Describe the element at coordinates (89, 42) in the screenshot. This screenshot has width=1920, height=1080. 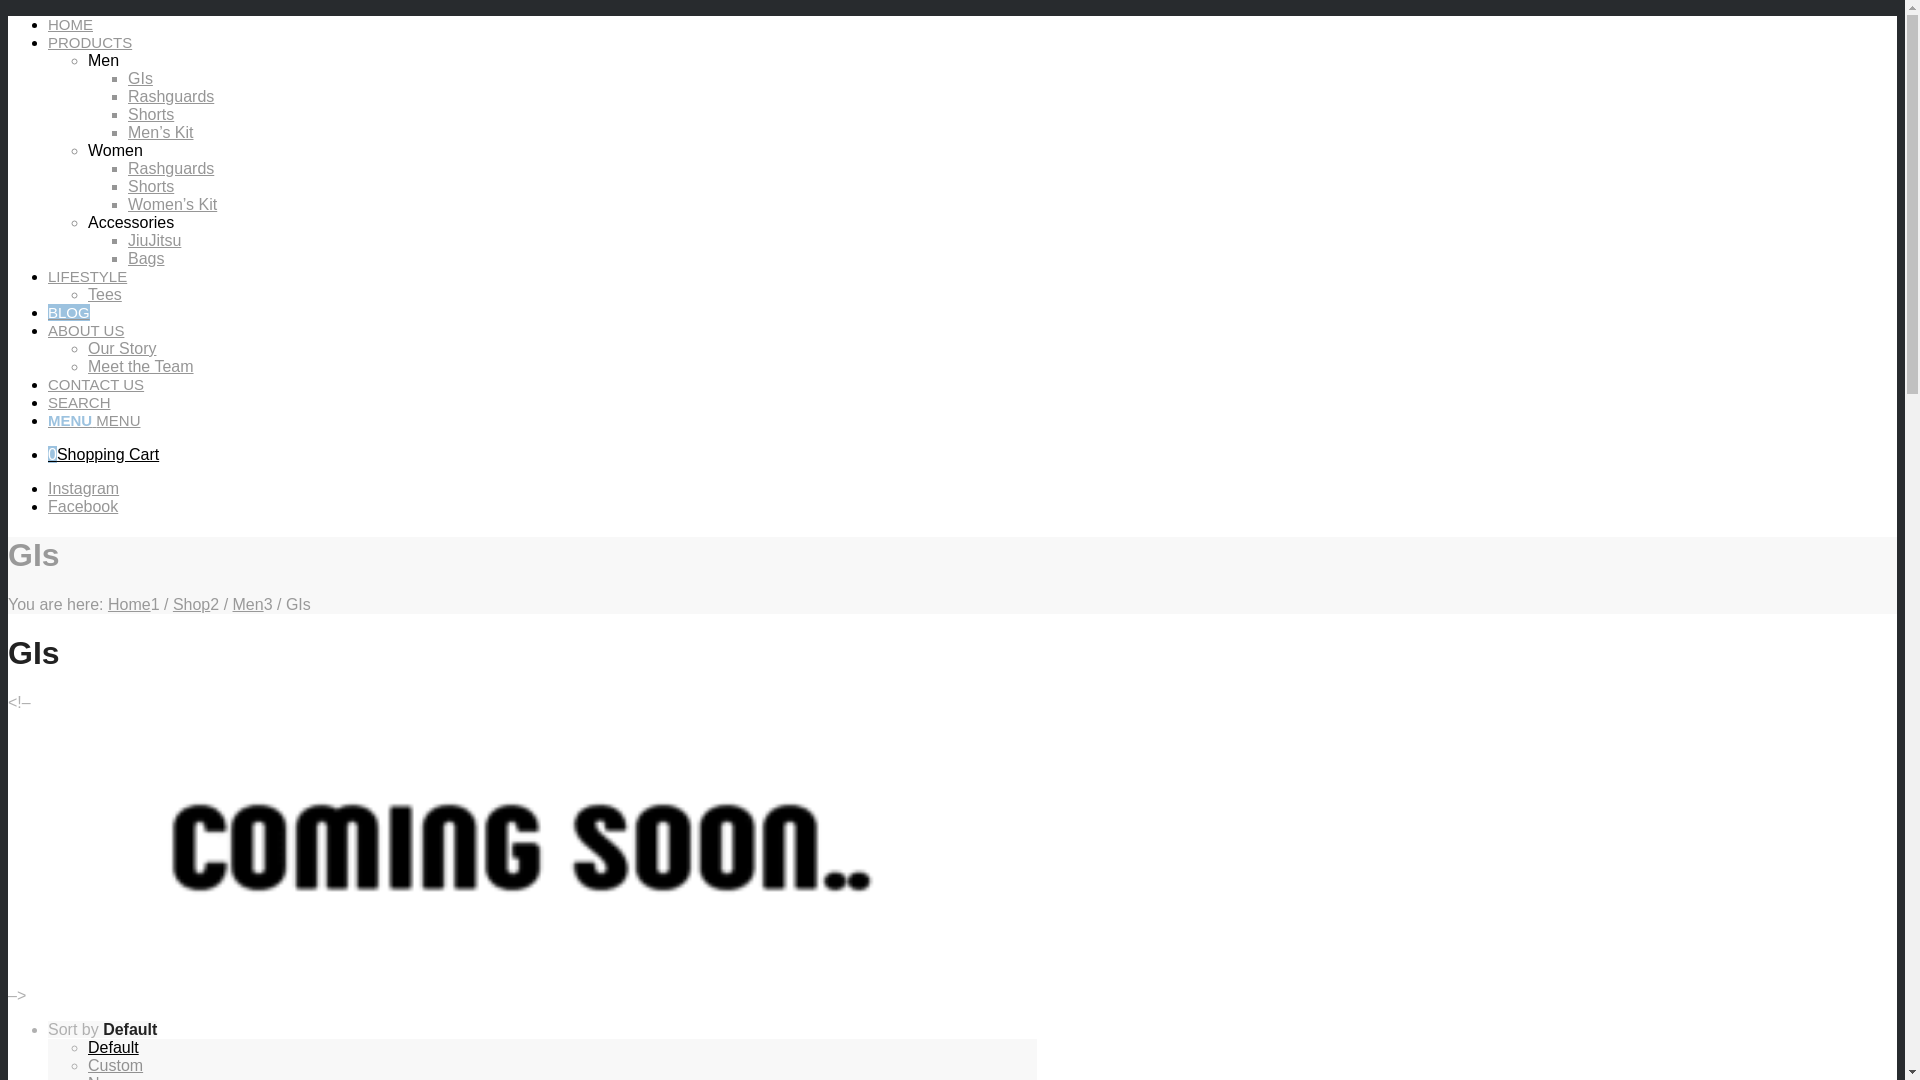
I see `'PRODUCTS'` at that location.